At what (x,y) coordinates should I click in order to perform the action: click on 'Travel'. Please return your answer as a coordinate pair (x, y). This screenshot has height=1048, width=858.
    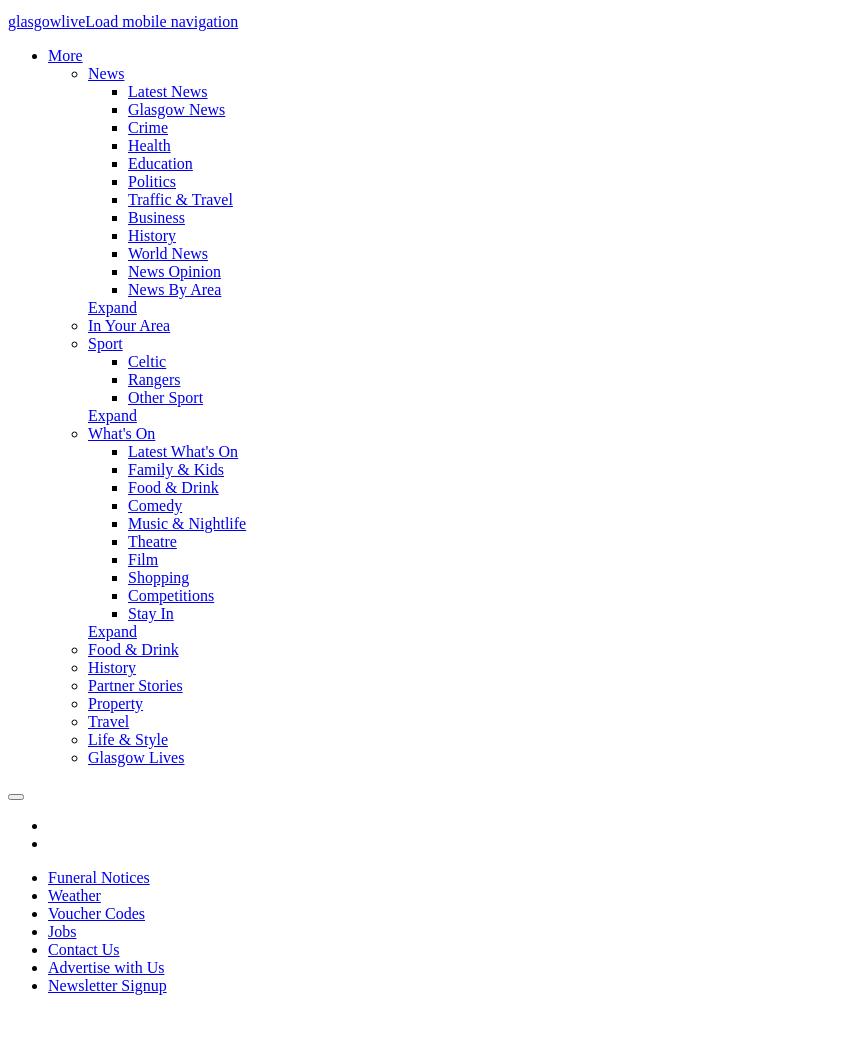
    Looking at the image, I should click on (108, 720).